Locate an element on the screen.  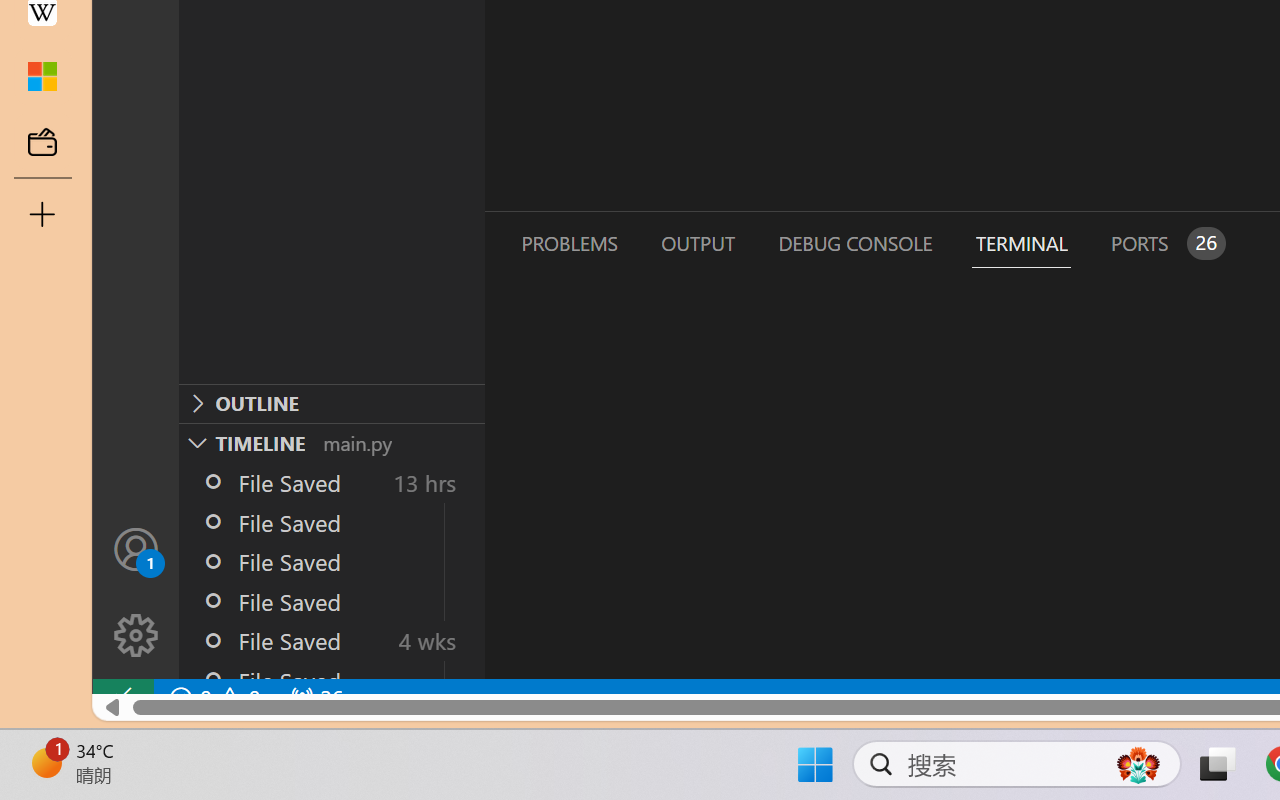
'No Problems' is located at coordinates (213, 698).